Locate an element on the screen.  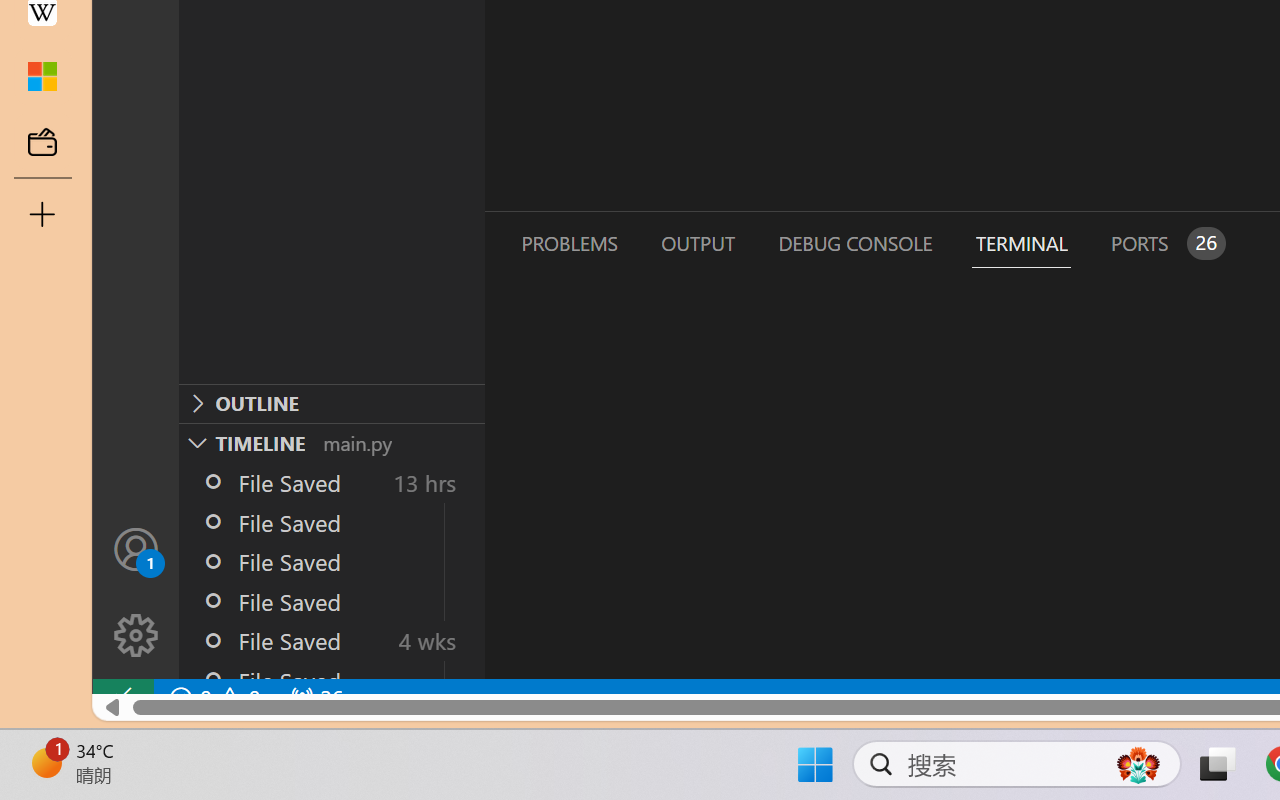
'No Problems' is located at coordinates (213, 698).